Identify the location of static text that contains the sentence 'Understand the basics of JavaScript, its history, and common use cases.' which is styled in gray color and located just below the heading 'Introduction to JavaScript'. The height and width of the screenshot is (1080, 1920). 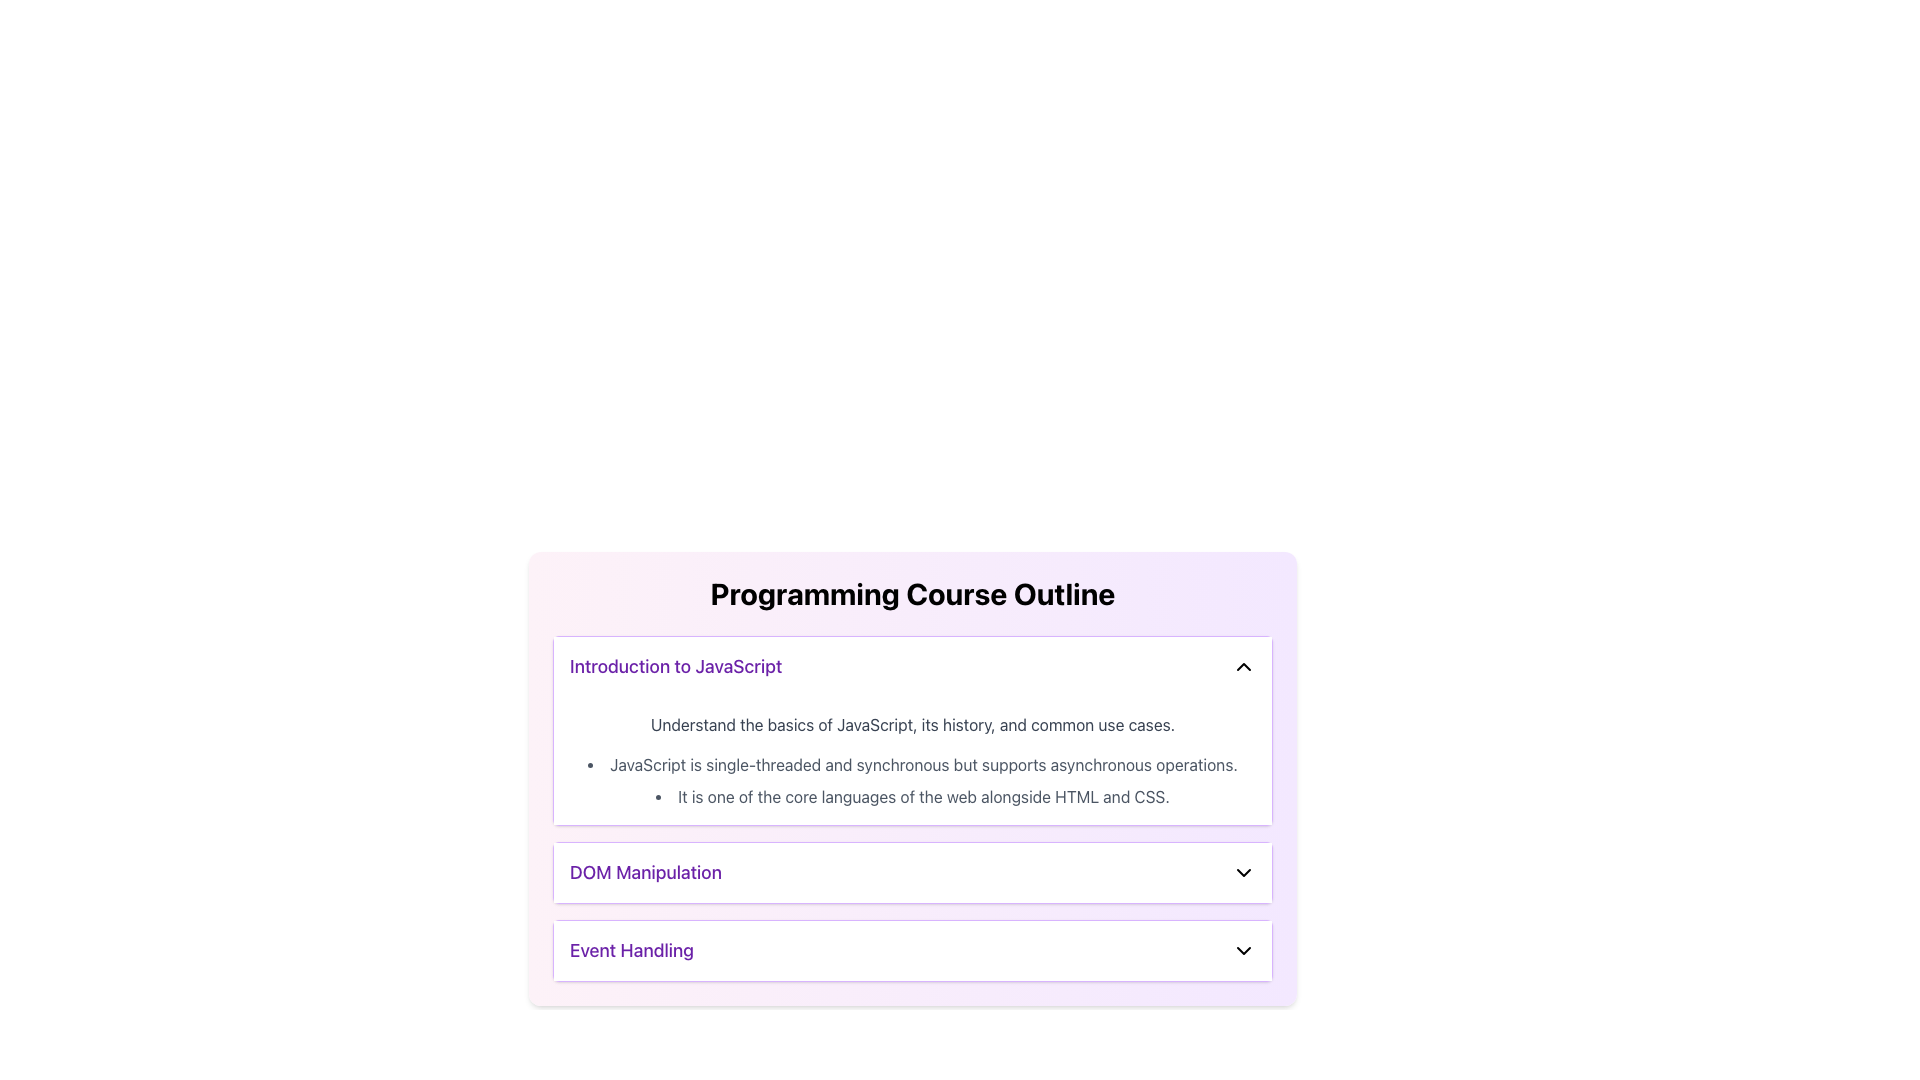
(911, 725).